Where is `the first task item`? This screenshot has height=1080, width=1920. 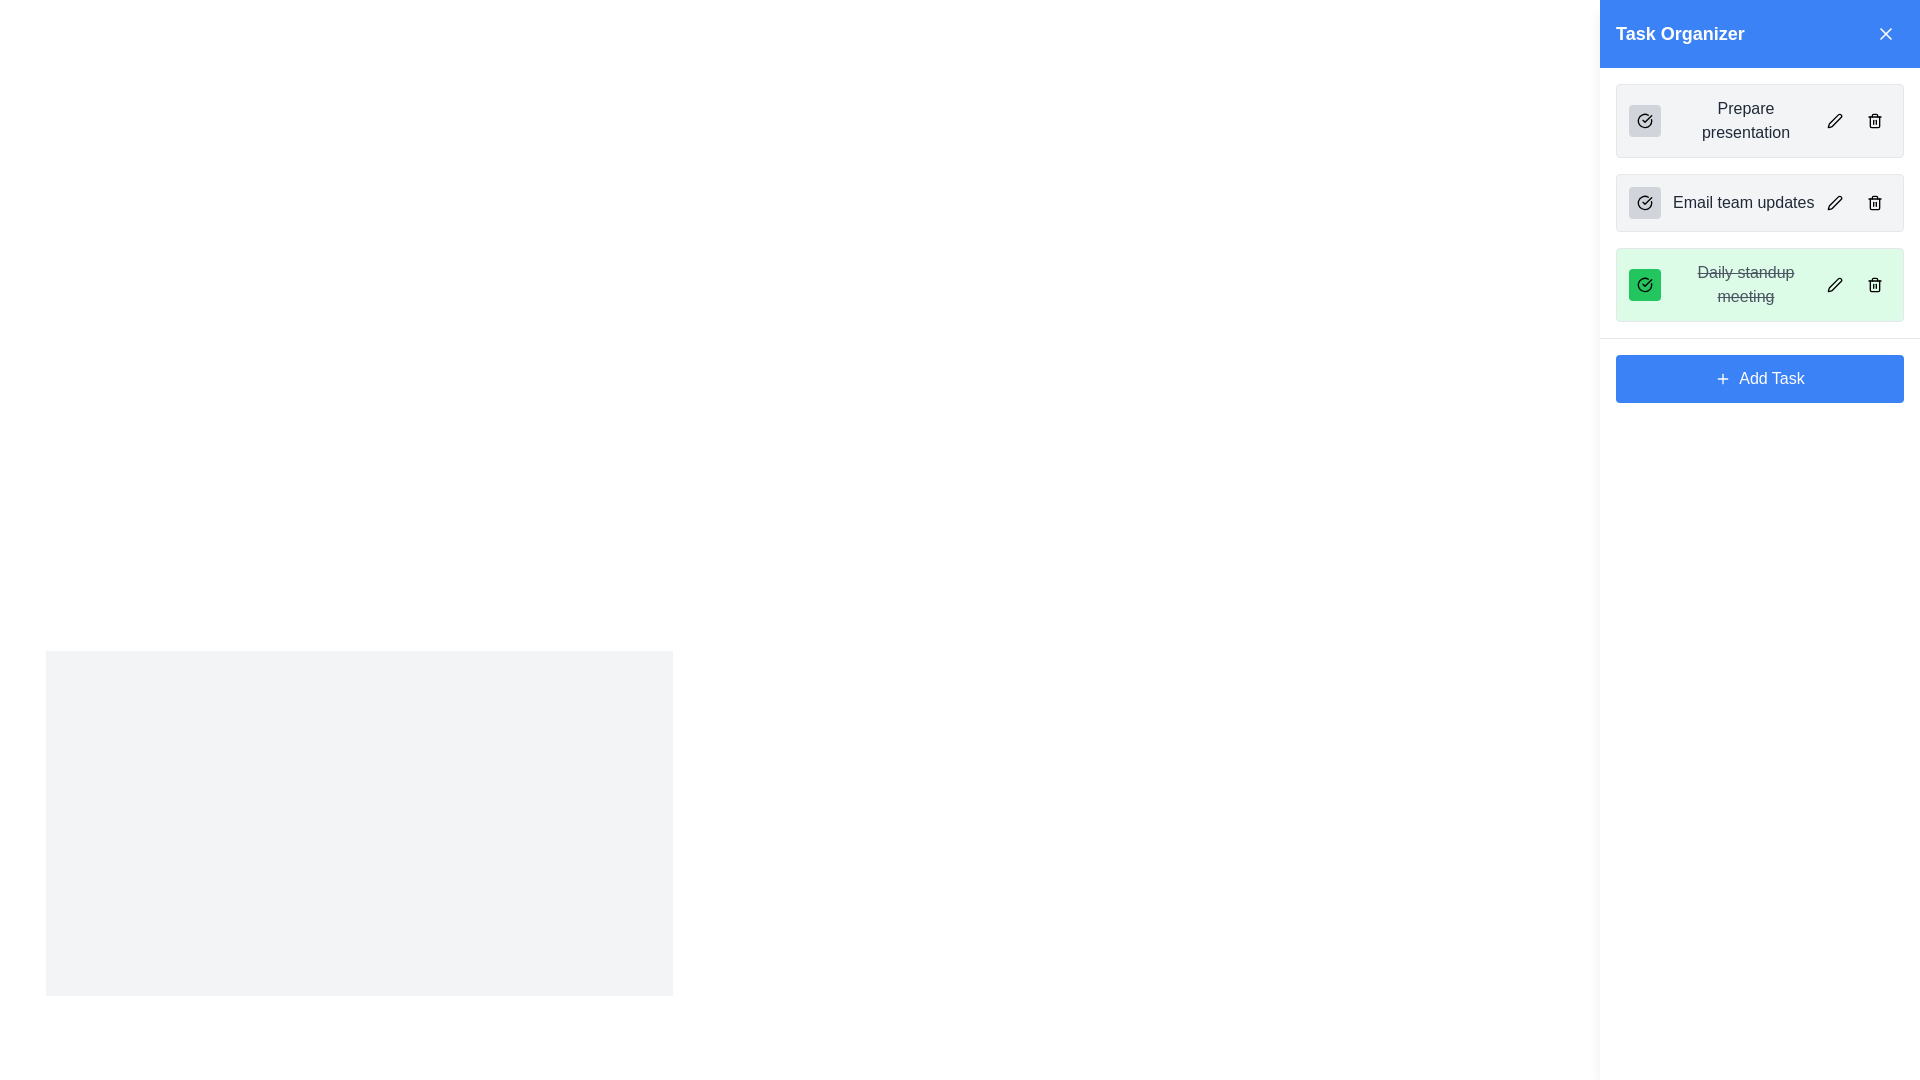
the first task item is located at coordinates (1722, 120).